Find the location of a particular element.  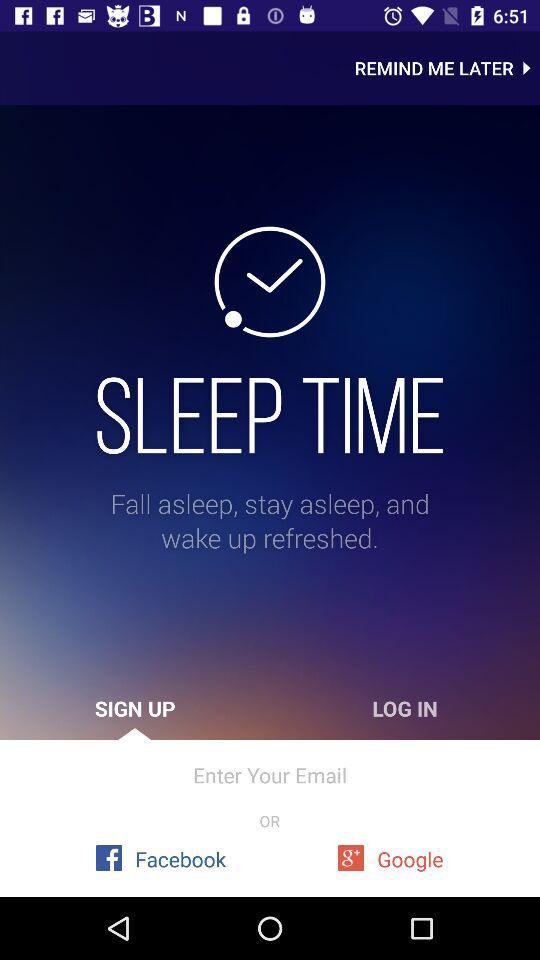

the enter your email is located at coordinates (270, 774).